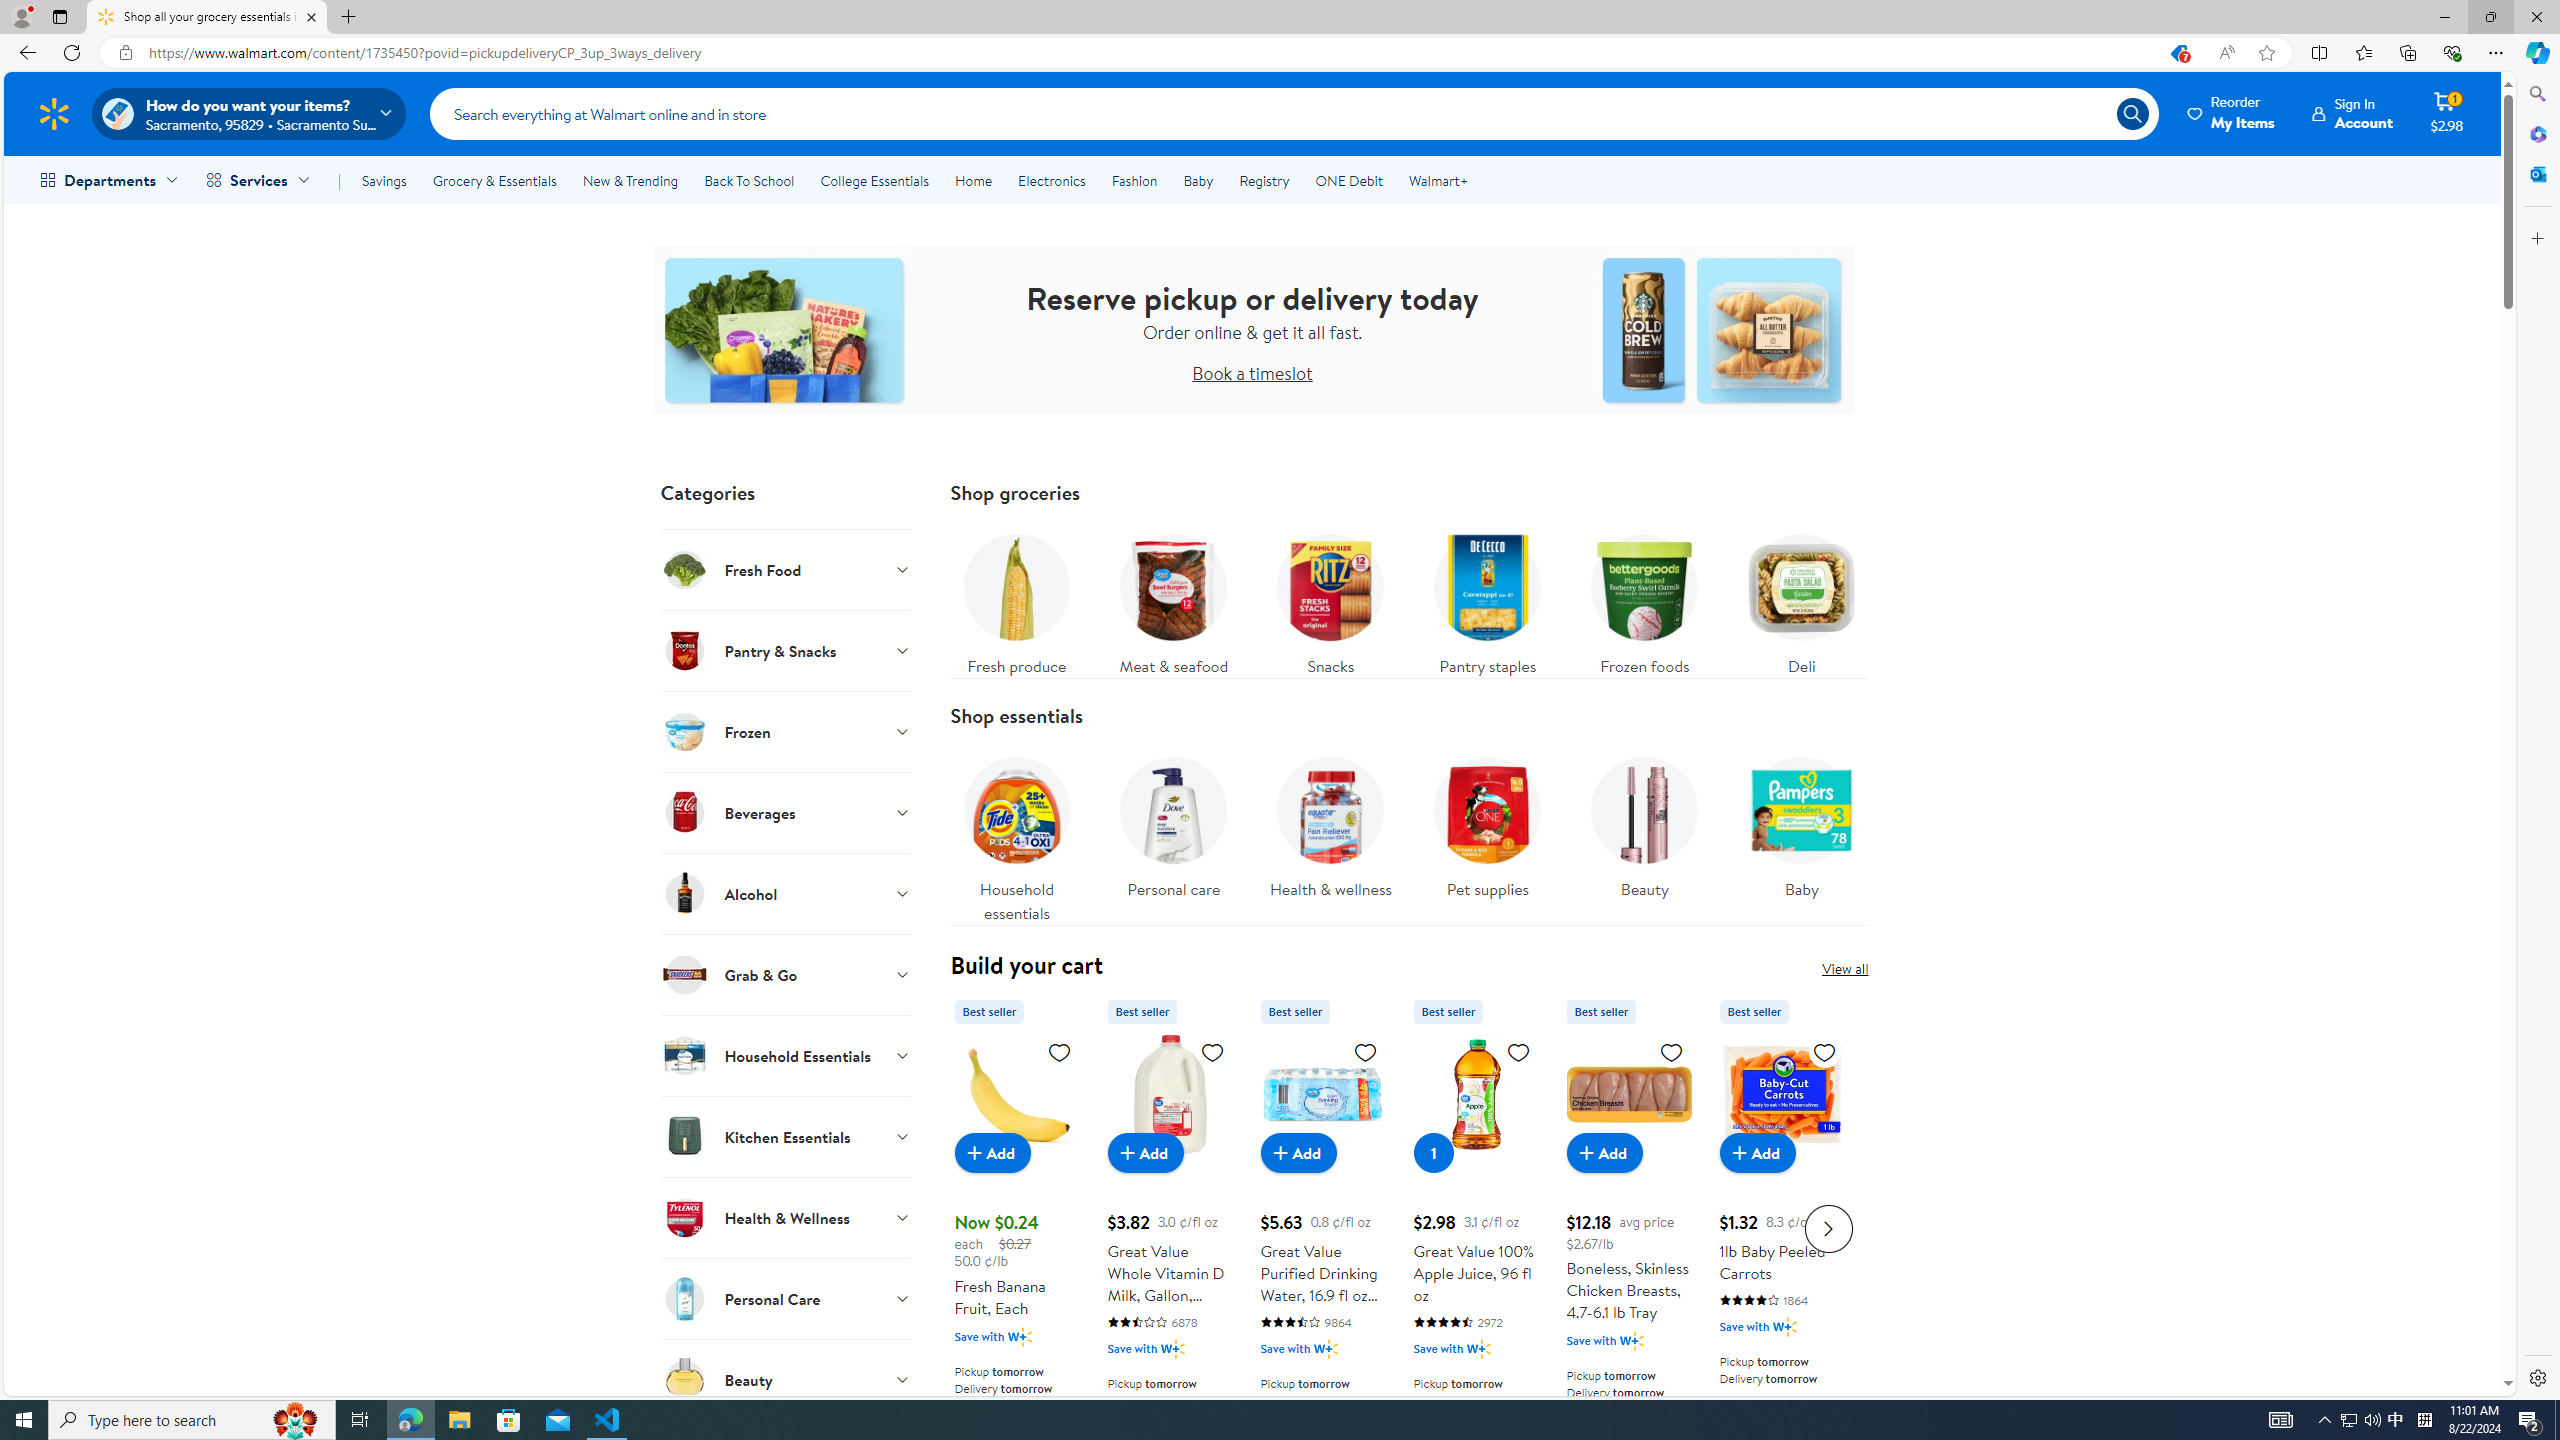  I want to click on 'Pantry & Snacks', so click(784, 650).